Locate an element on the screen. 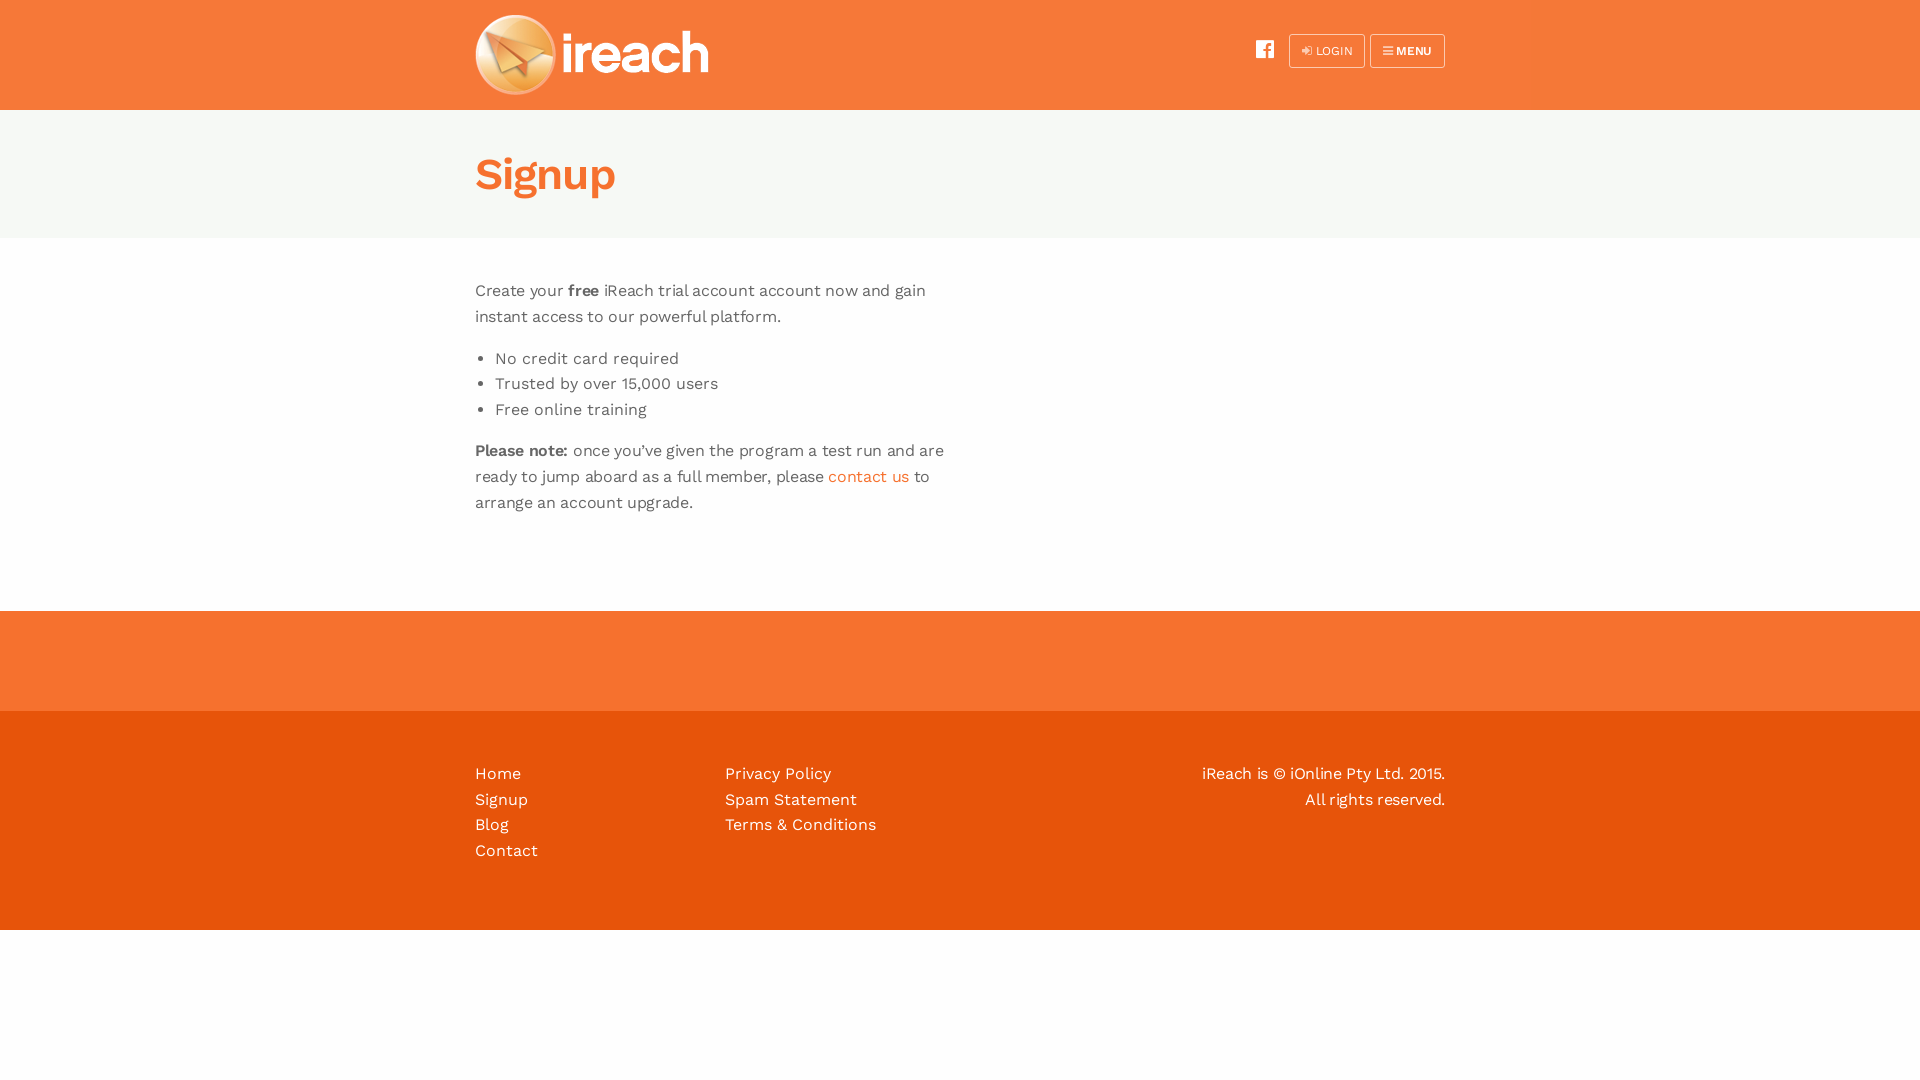 The image size is (1920, 1080). 'contact us' is located at coordinates (868, 476).